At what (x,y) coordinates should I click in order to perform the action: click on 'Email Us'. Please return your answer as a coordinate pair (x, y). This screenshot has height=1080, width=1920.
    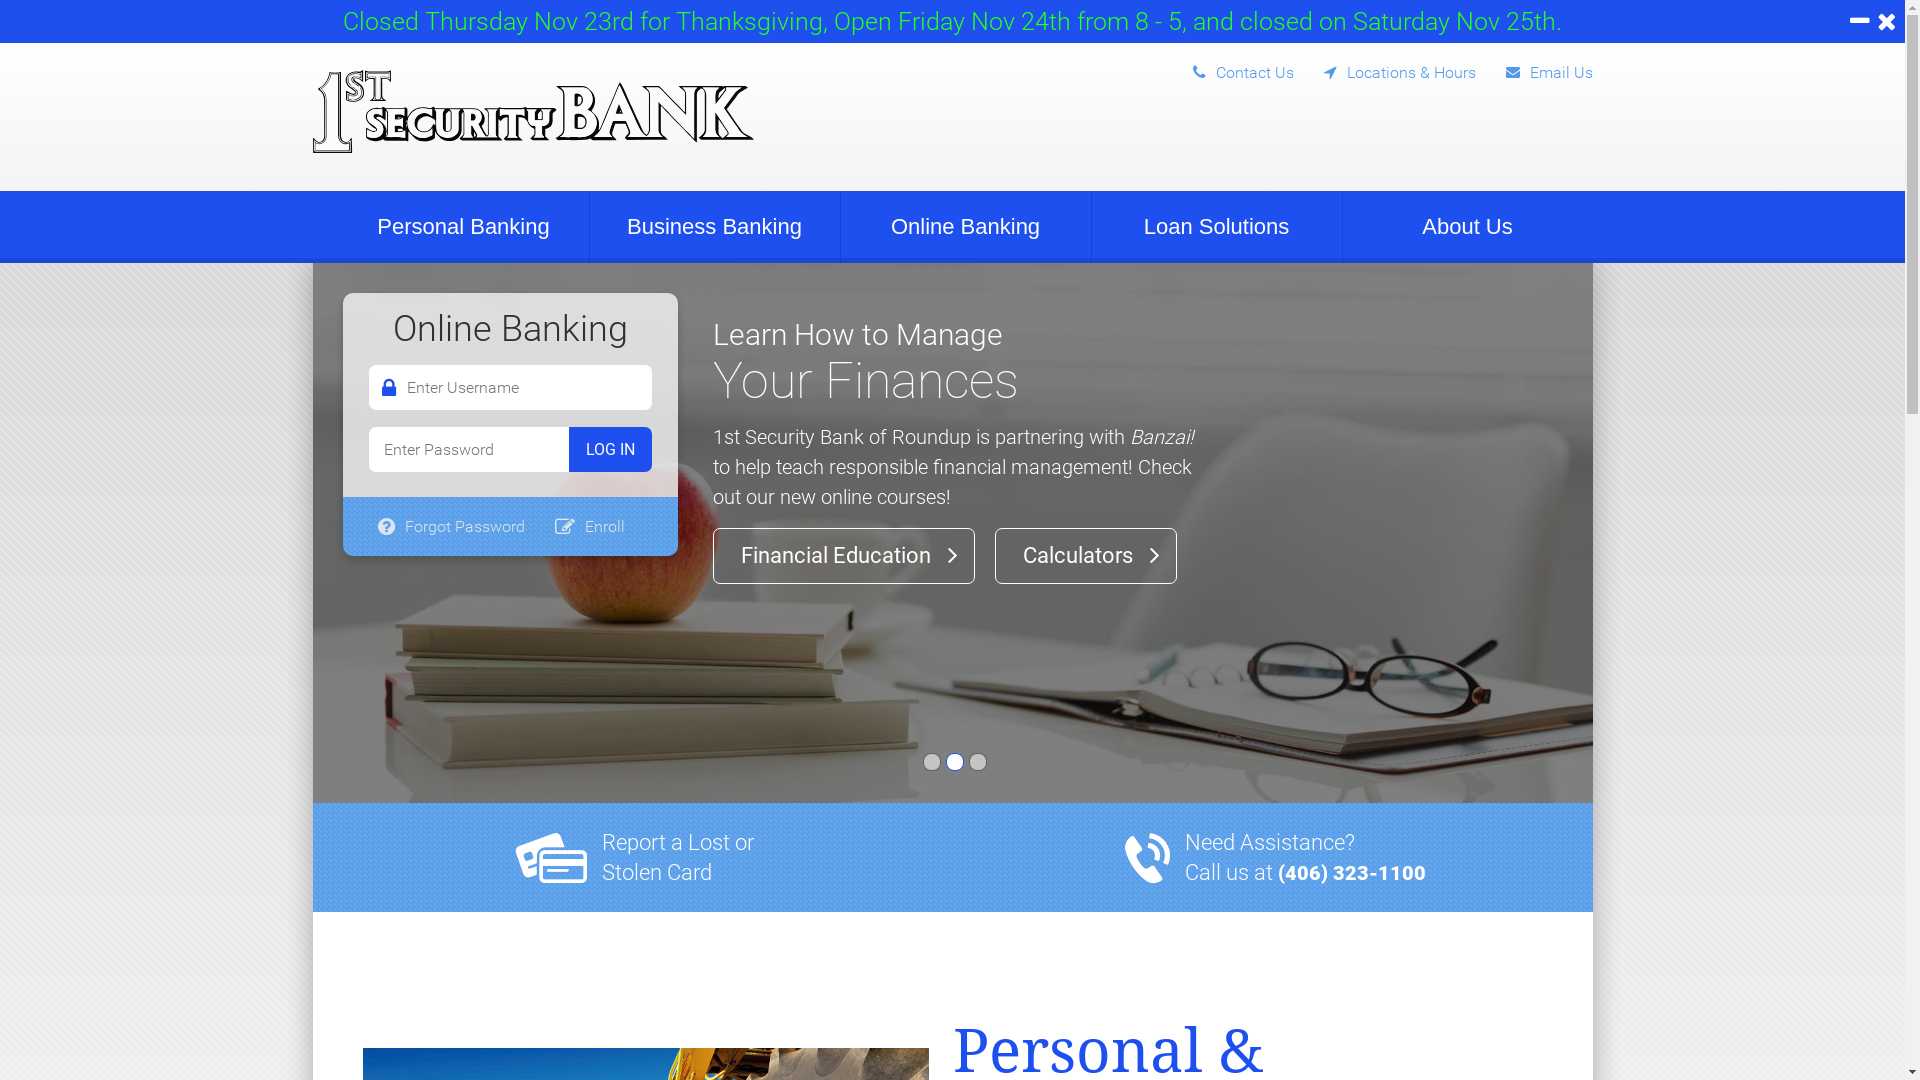
    Looking at the image, I should click on (1533, 67).